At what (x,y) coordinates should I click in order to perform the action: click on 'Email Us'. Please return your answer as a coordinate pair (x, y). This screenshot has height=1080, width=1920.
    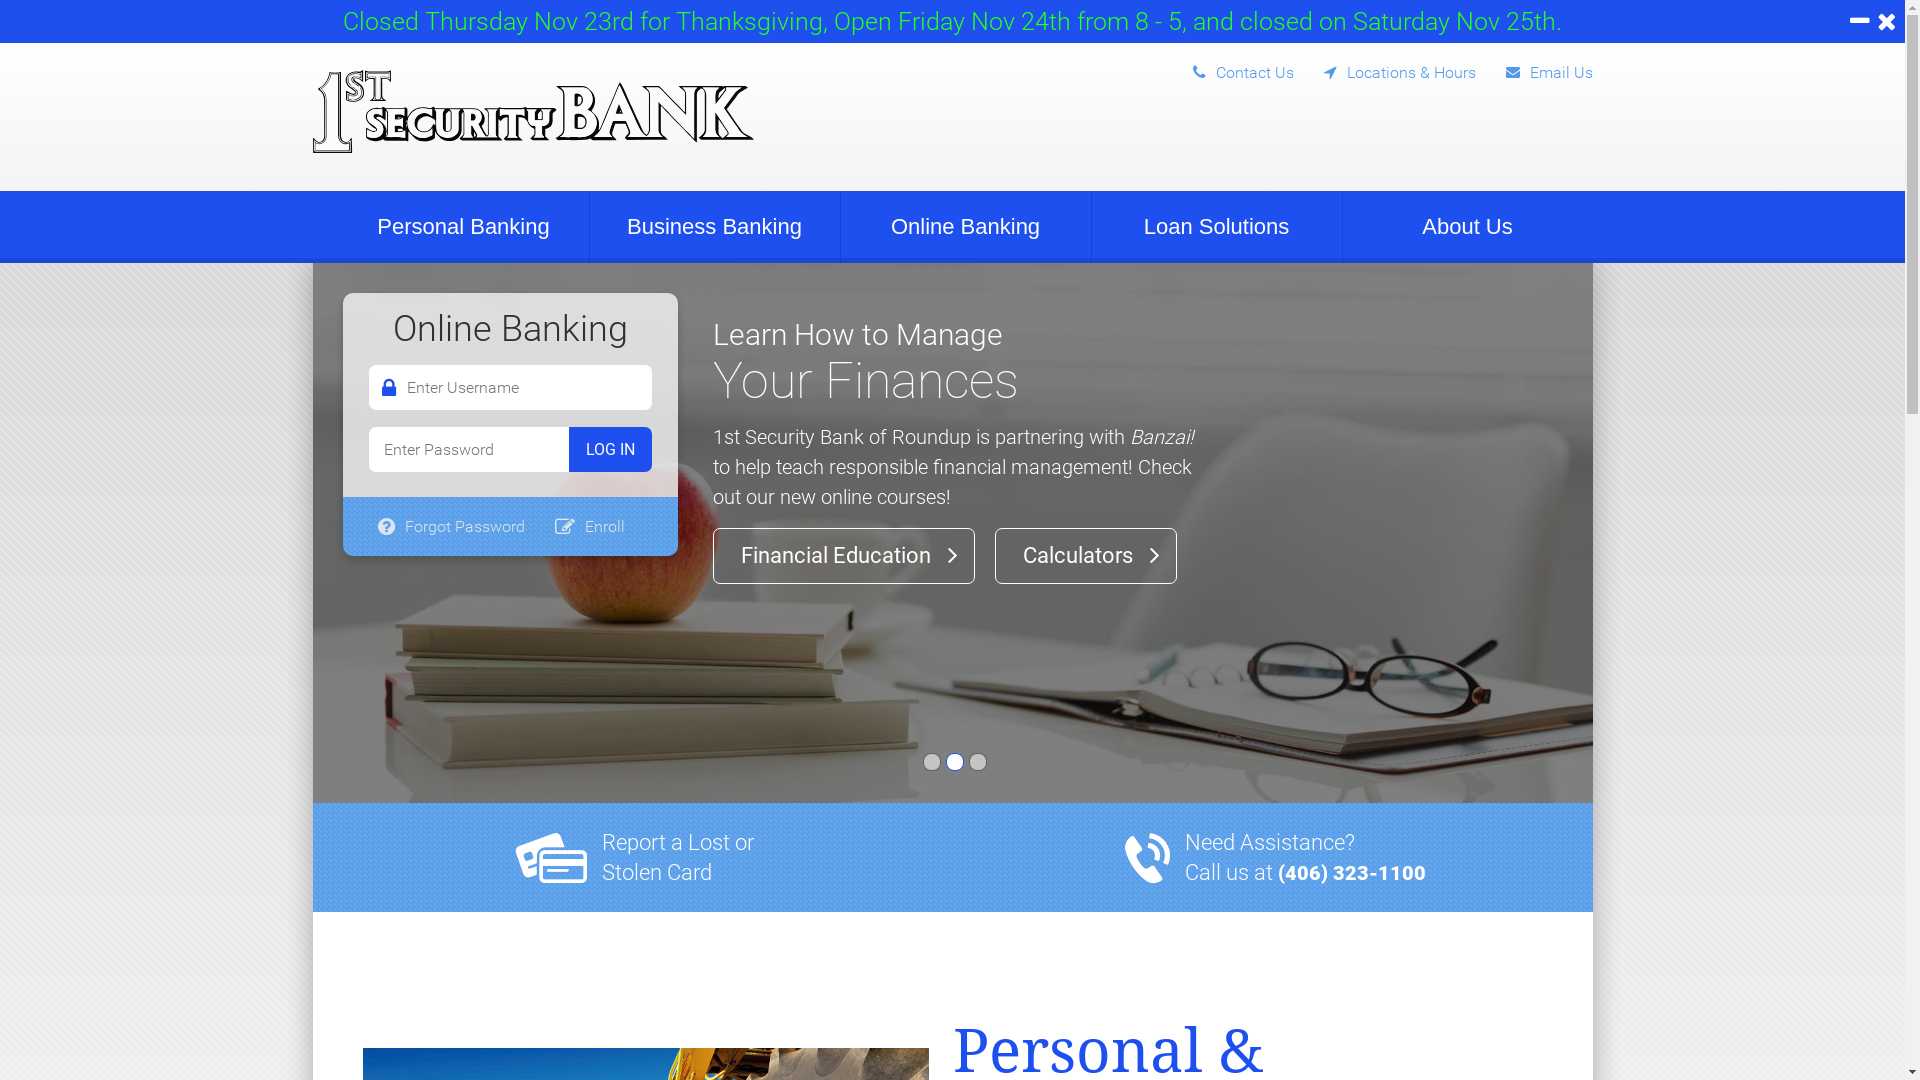
    Looking at the image, I should click on (1533, 67).